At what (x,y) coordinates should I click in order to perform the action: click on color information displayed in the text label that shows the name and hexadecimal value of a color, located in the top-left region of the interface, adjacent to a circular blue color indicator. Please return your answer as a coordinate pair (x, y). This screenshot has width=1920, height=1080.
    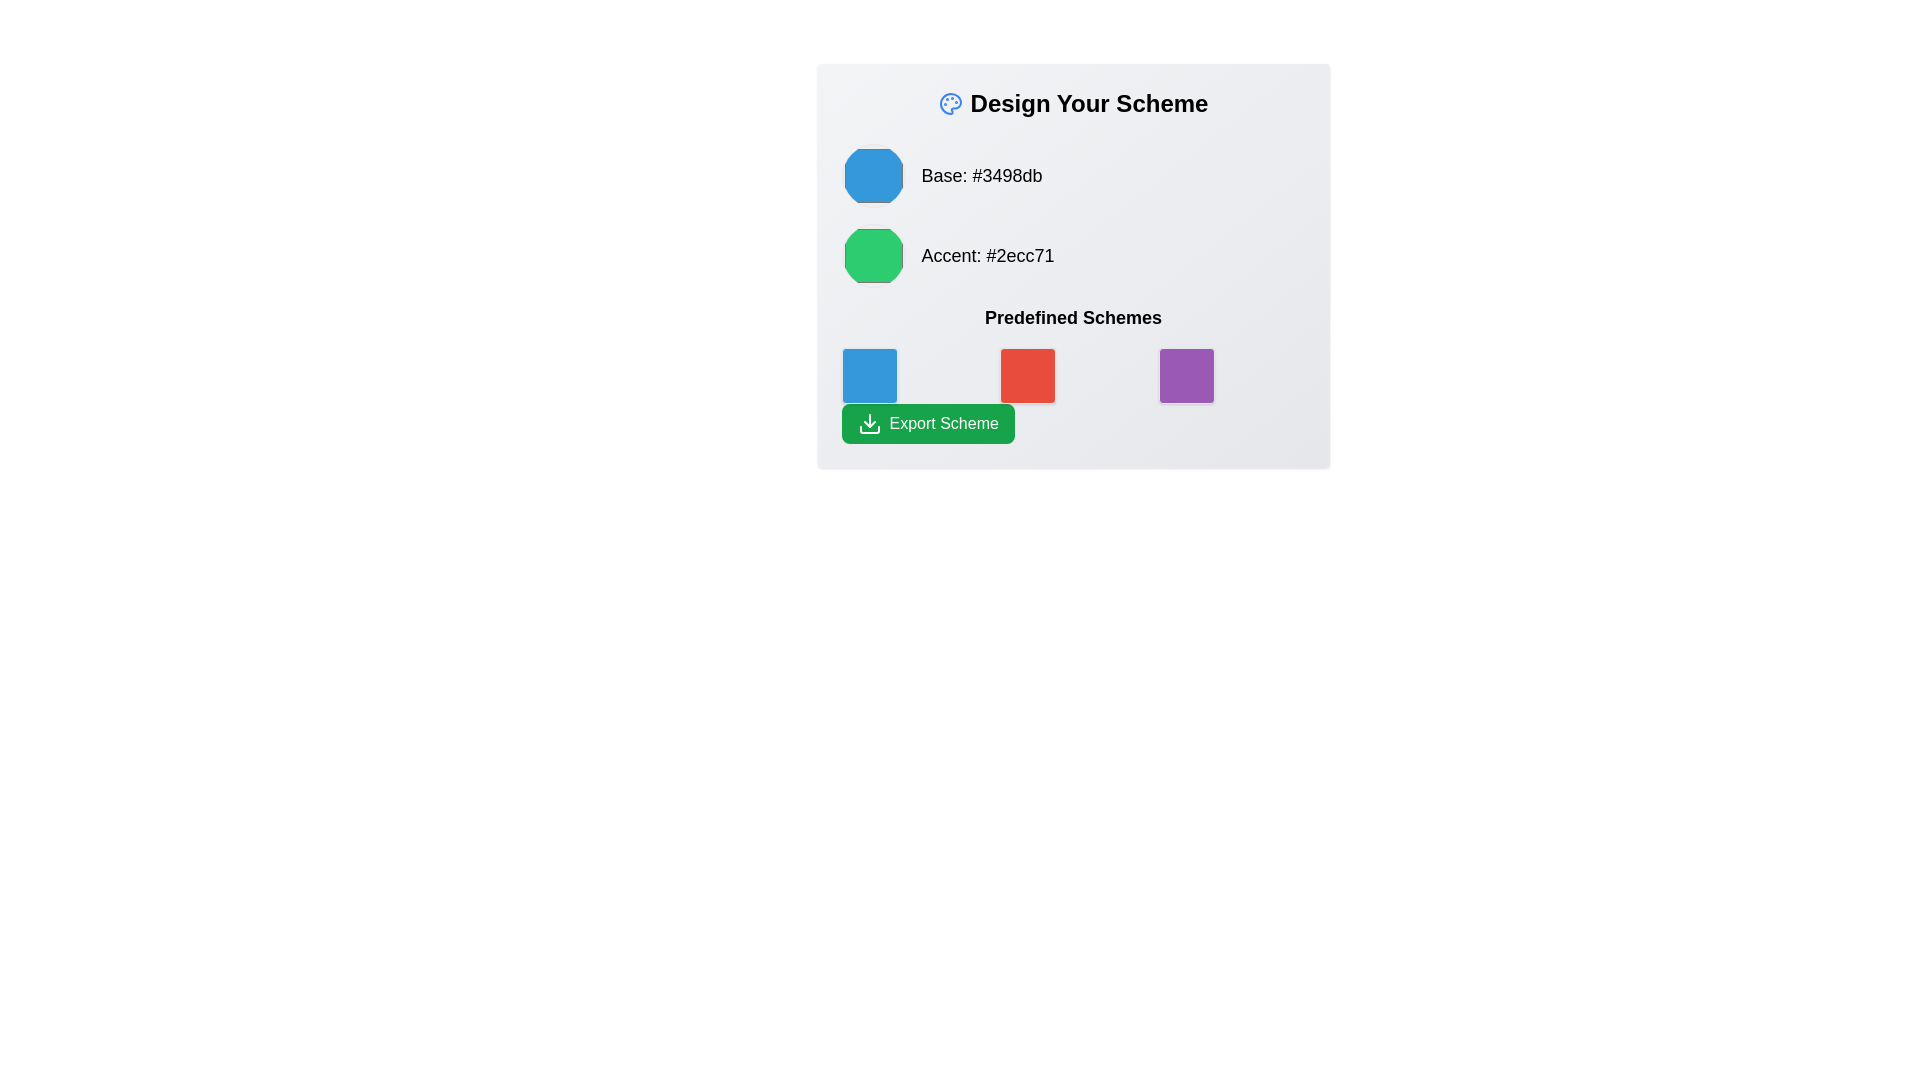
    Looking at the image, I should click on (982, 175).